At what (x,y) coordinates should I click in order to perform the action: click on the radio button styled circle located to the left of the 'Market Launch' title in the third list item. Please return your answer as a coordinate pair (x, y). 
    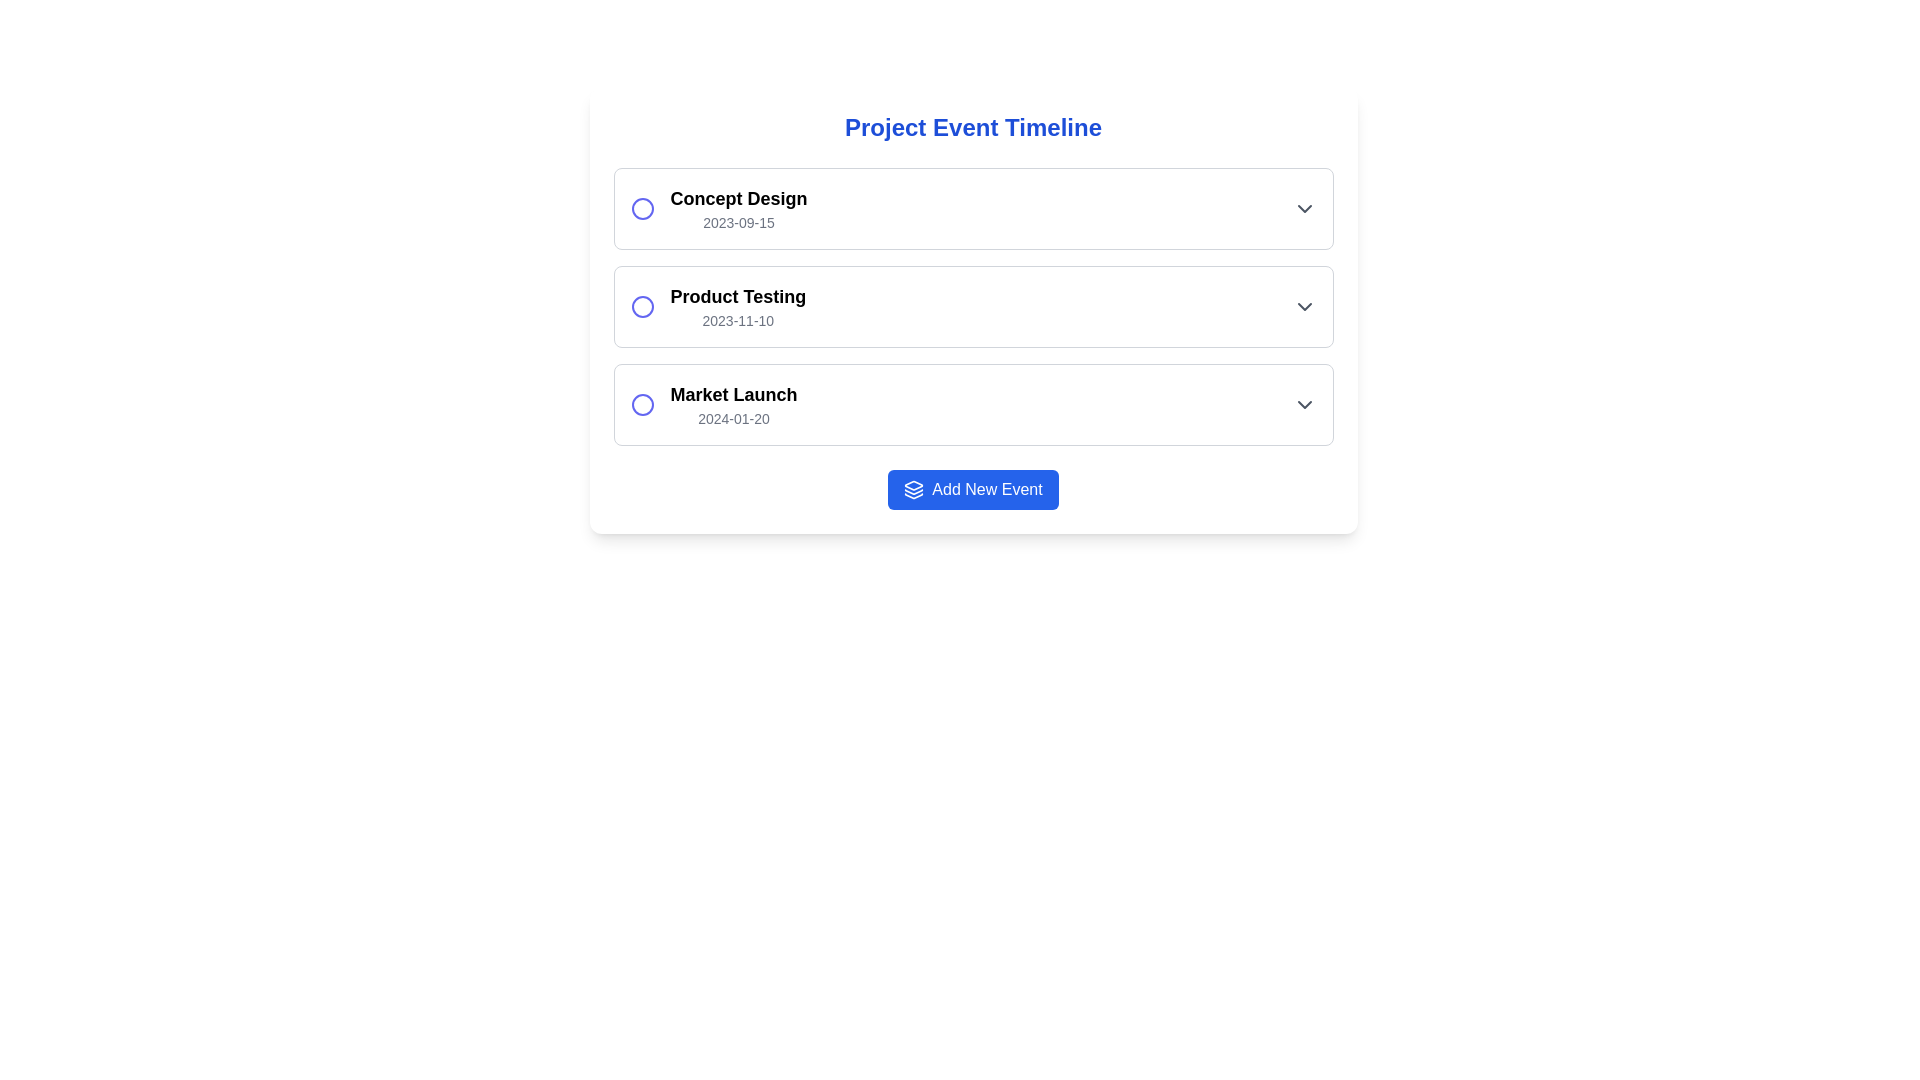
    Looking at the image, I should click on (642, 405).